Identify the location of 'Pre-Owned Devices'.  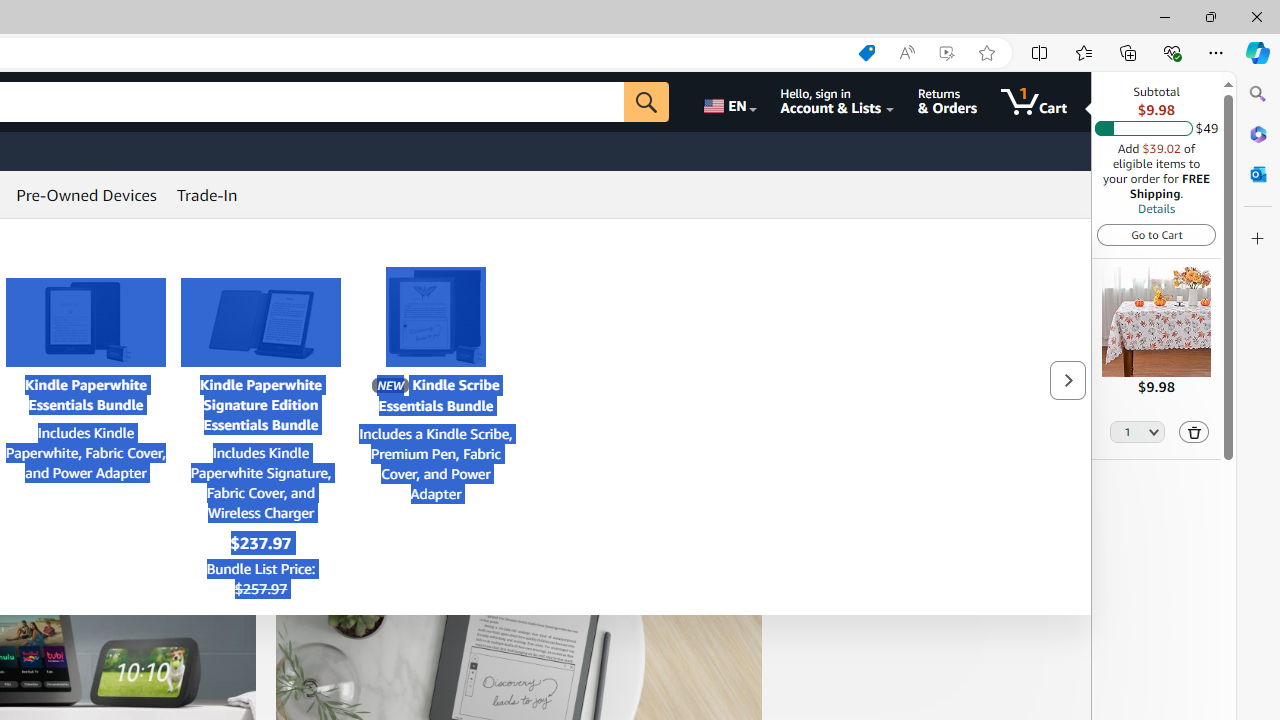
(85, 195).